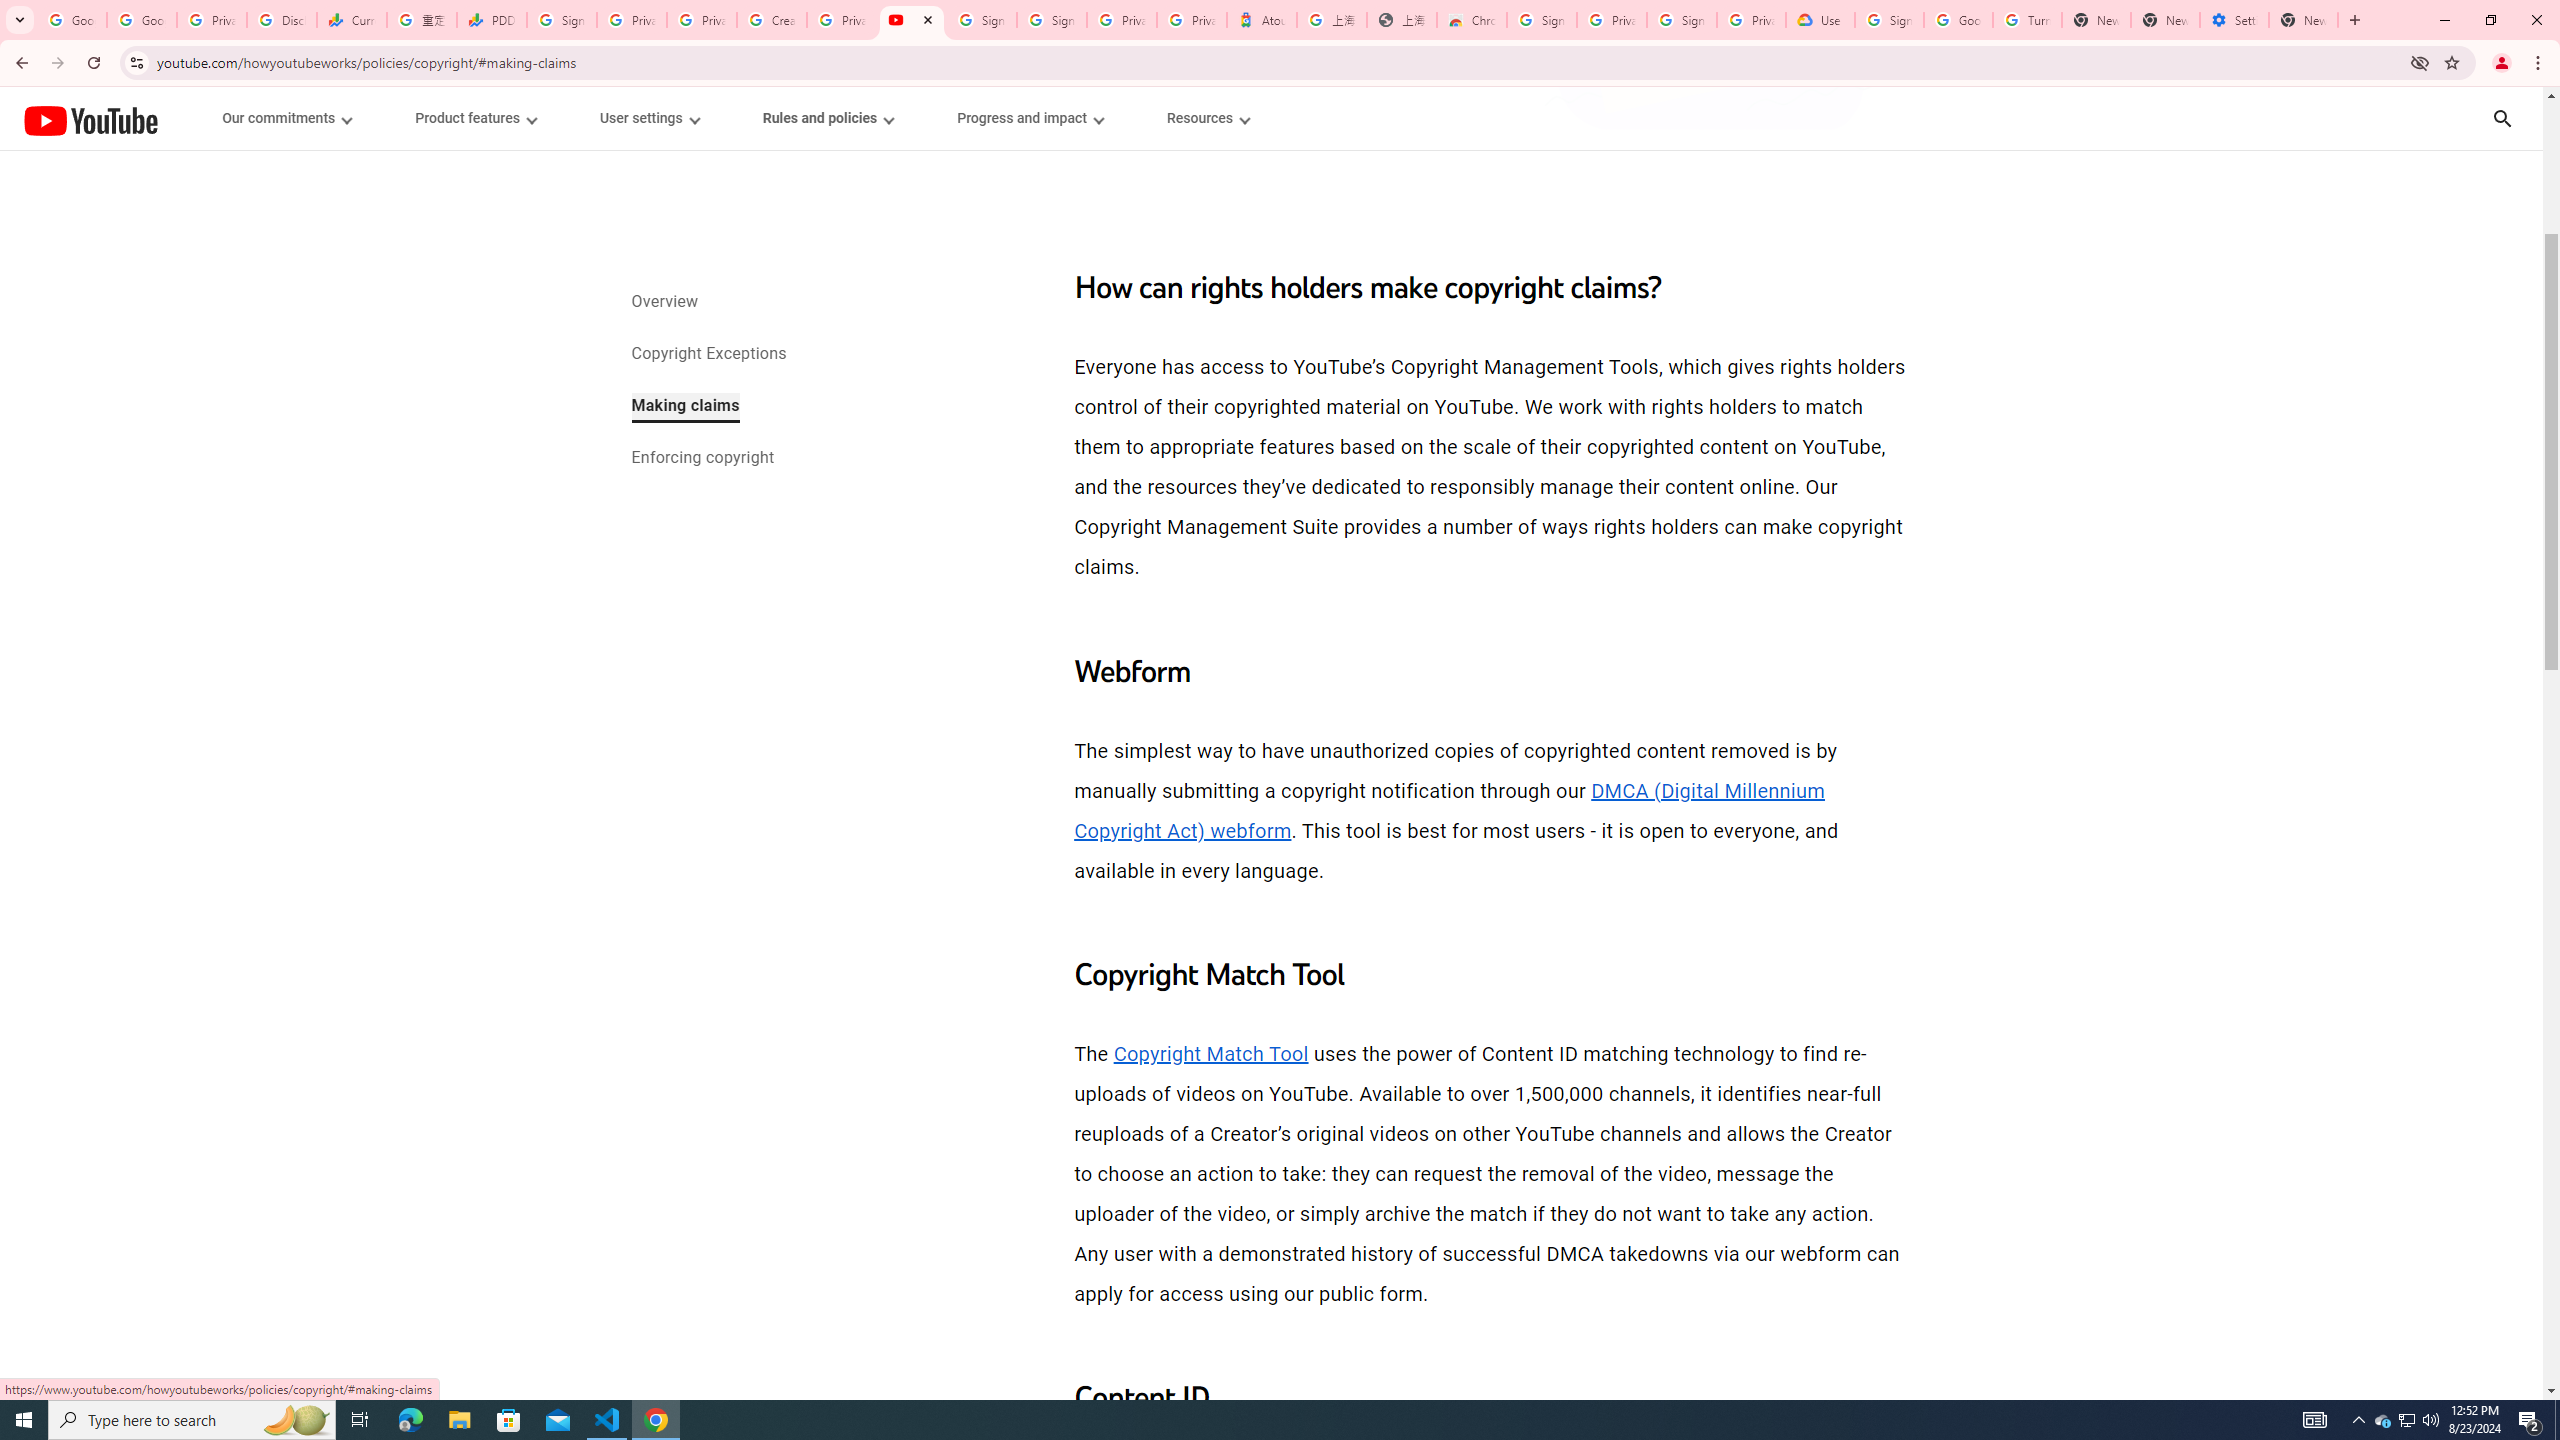  I want to click on 'Atour Hotel - Google hotels', so click(1261, 19).